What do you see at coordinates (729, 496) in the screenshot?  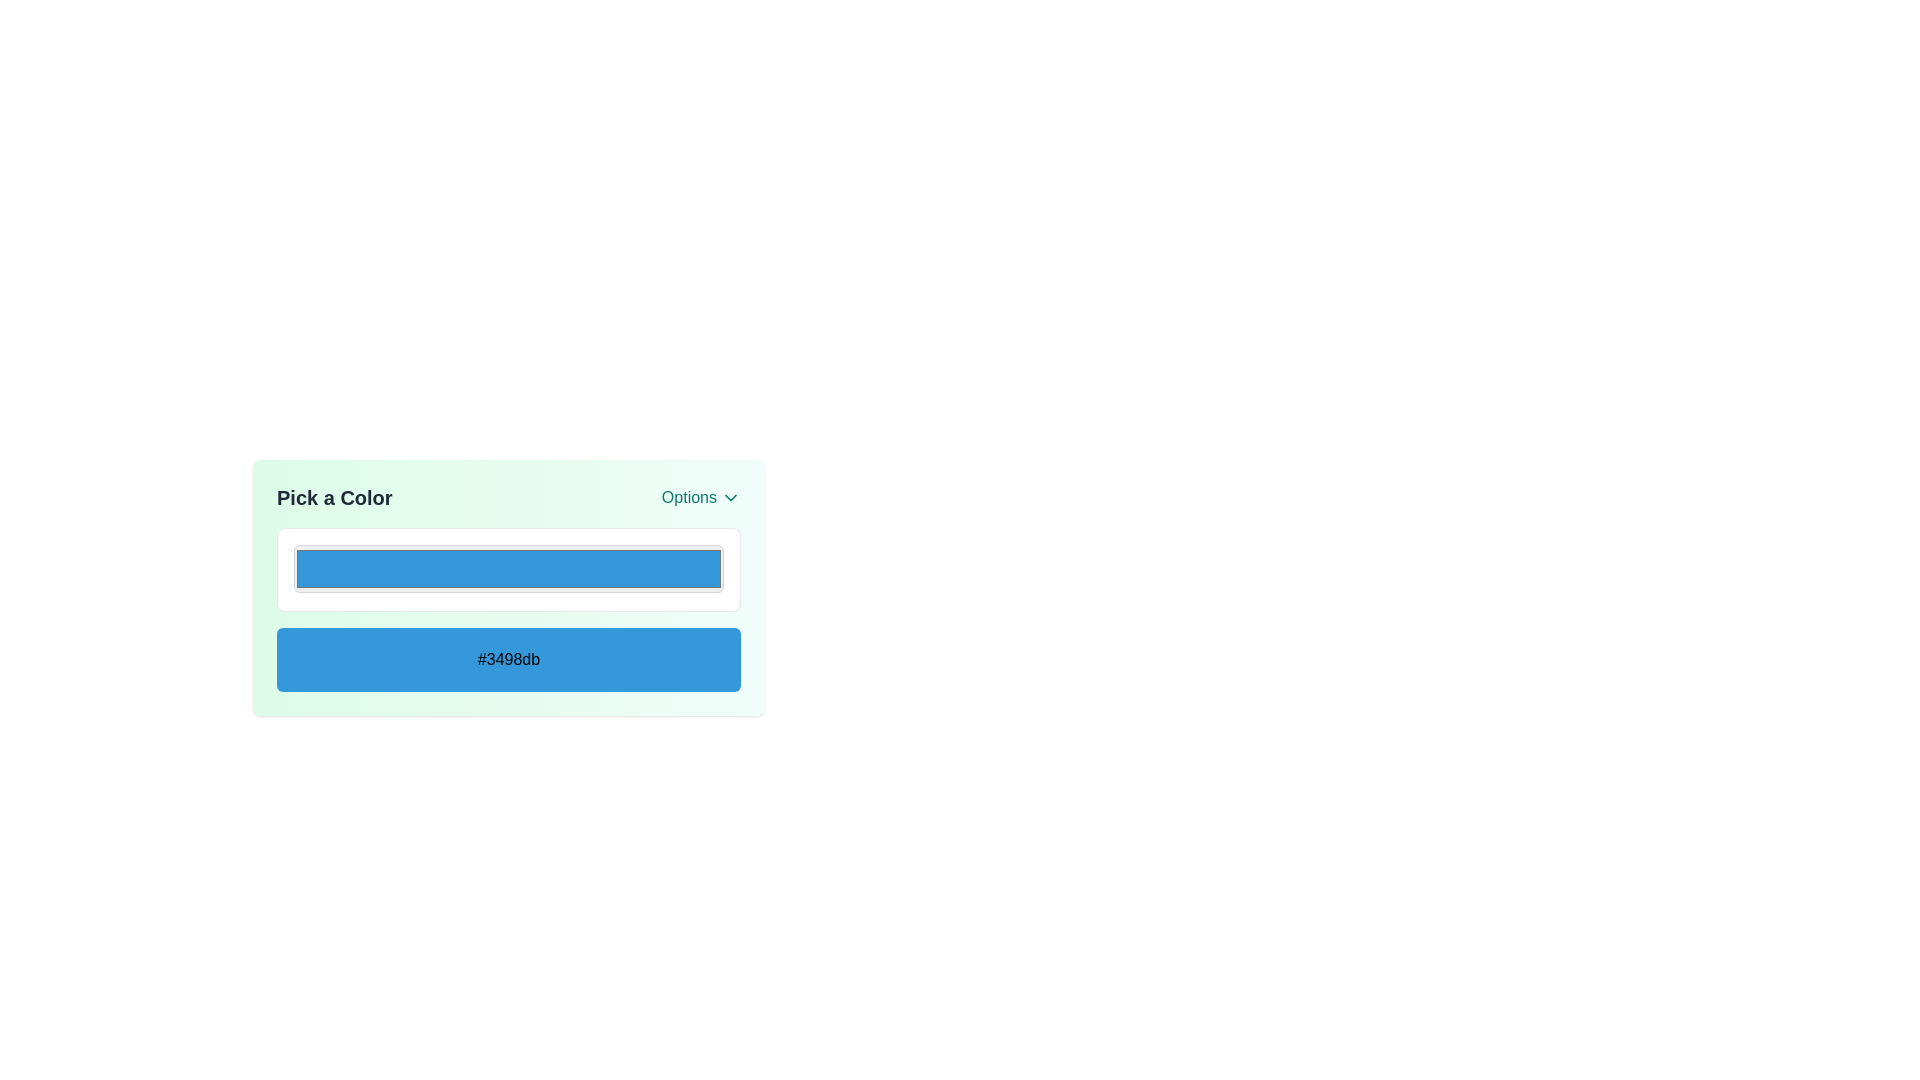 I see `the dropdown icon located in the top-right section of the card-like layout next to the 'Options' text` at bounding box center [729, 496].